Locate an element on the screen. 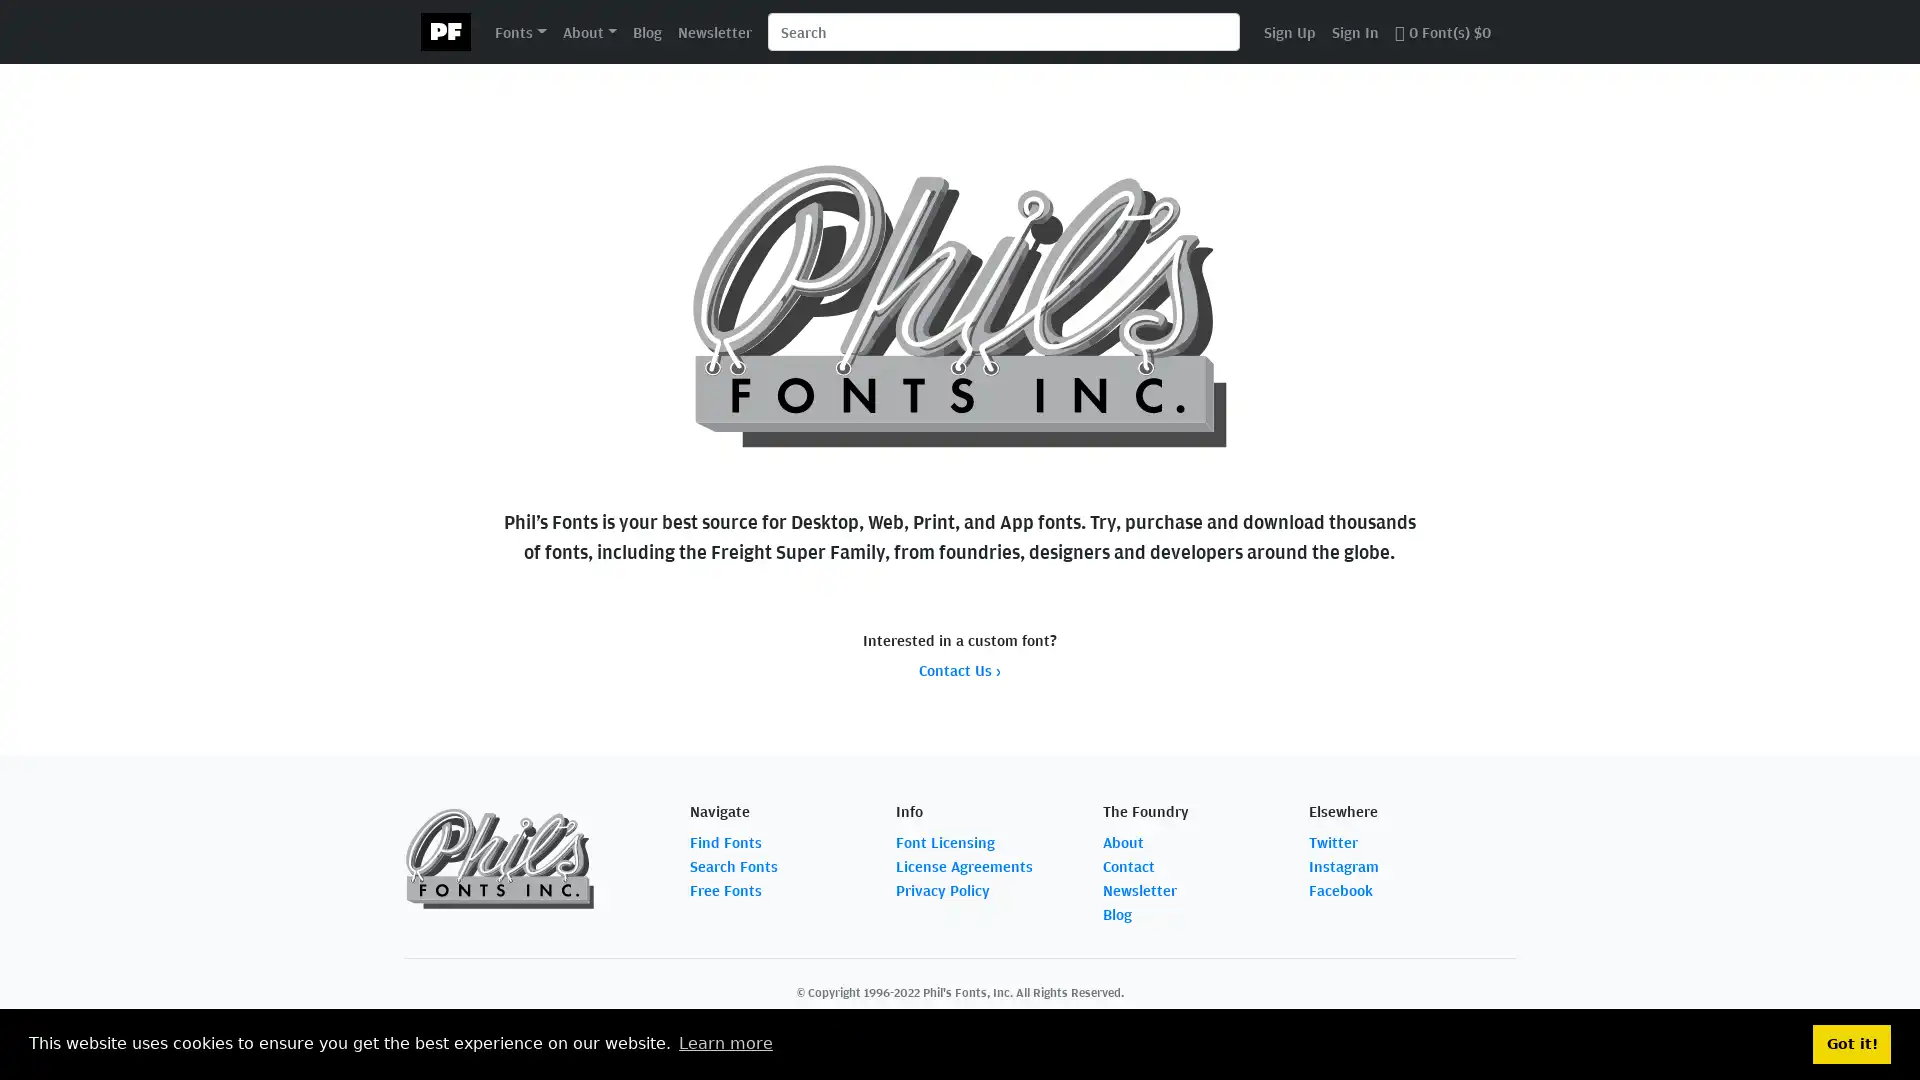  About is located at coordinates (588, 30).